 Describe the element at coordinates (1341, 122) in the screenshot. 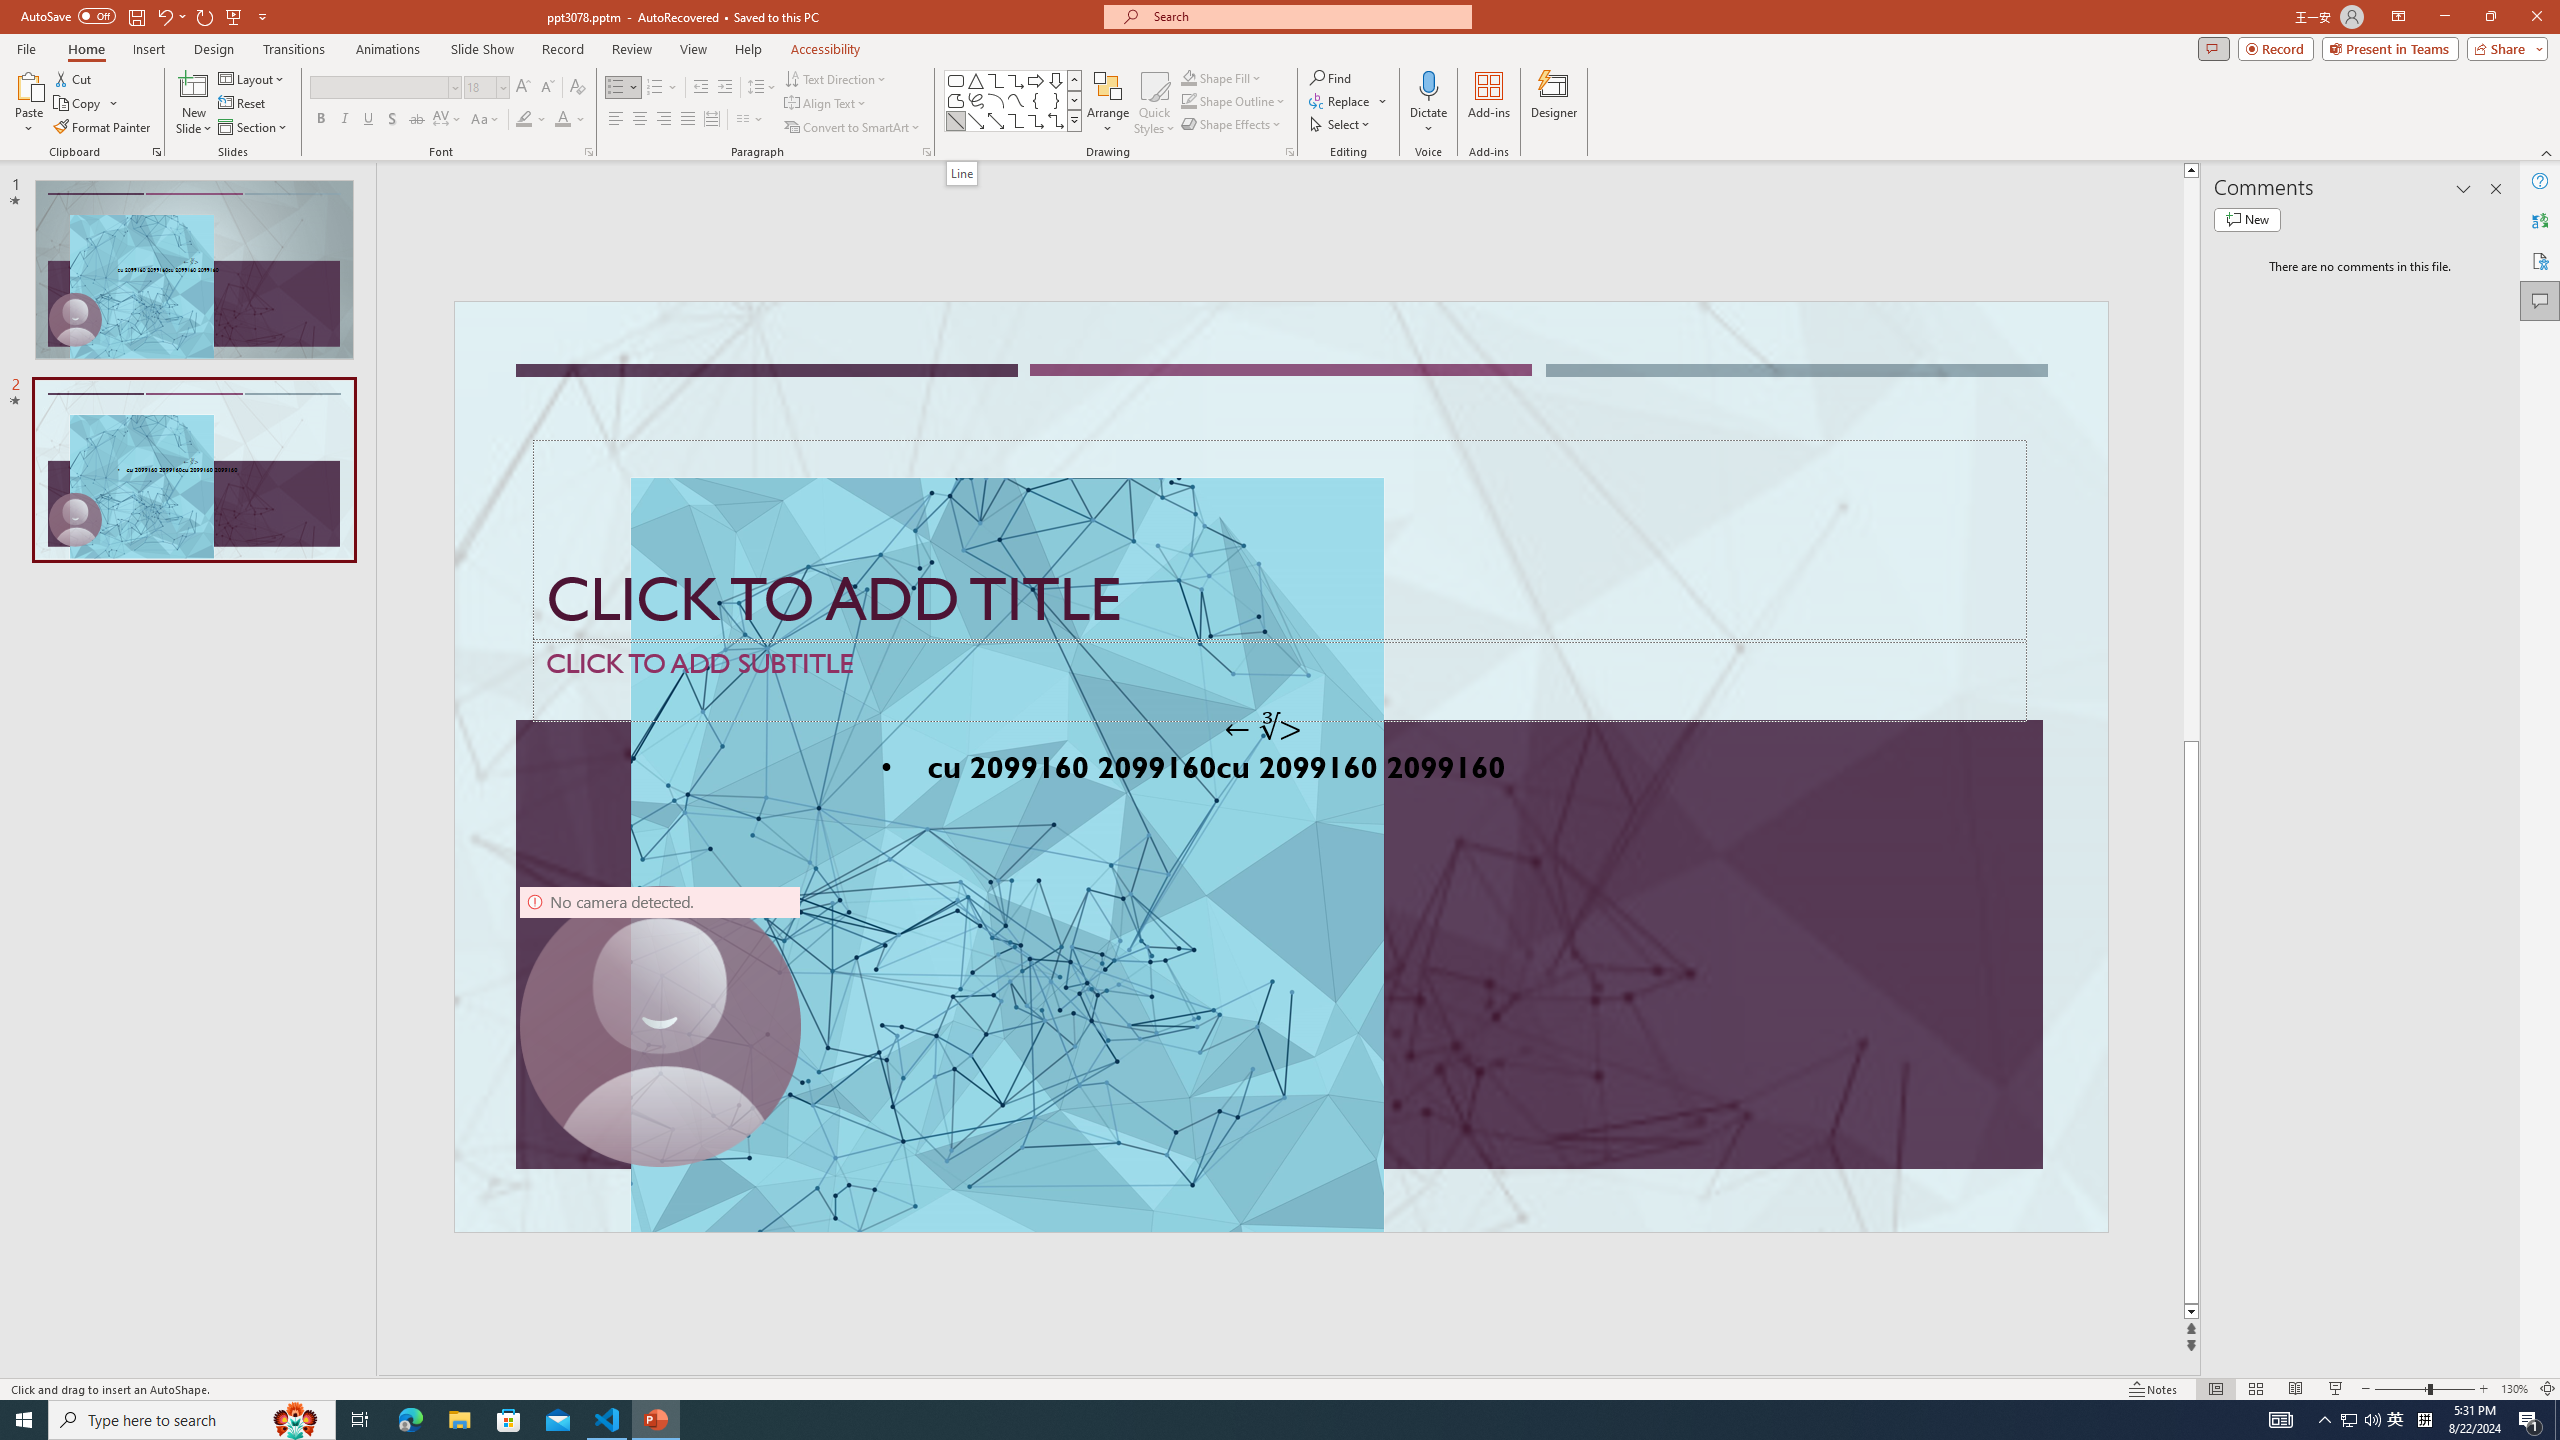

I see `'Select'` at that location.